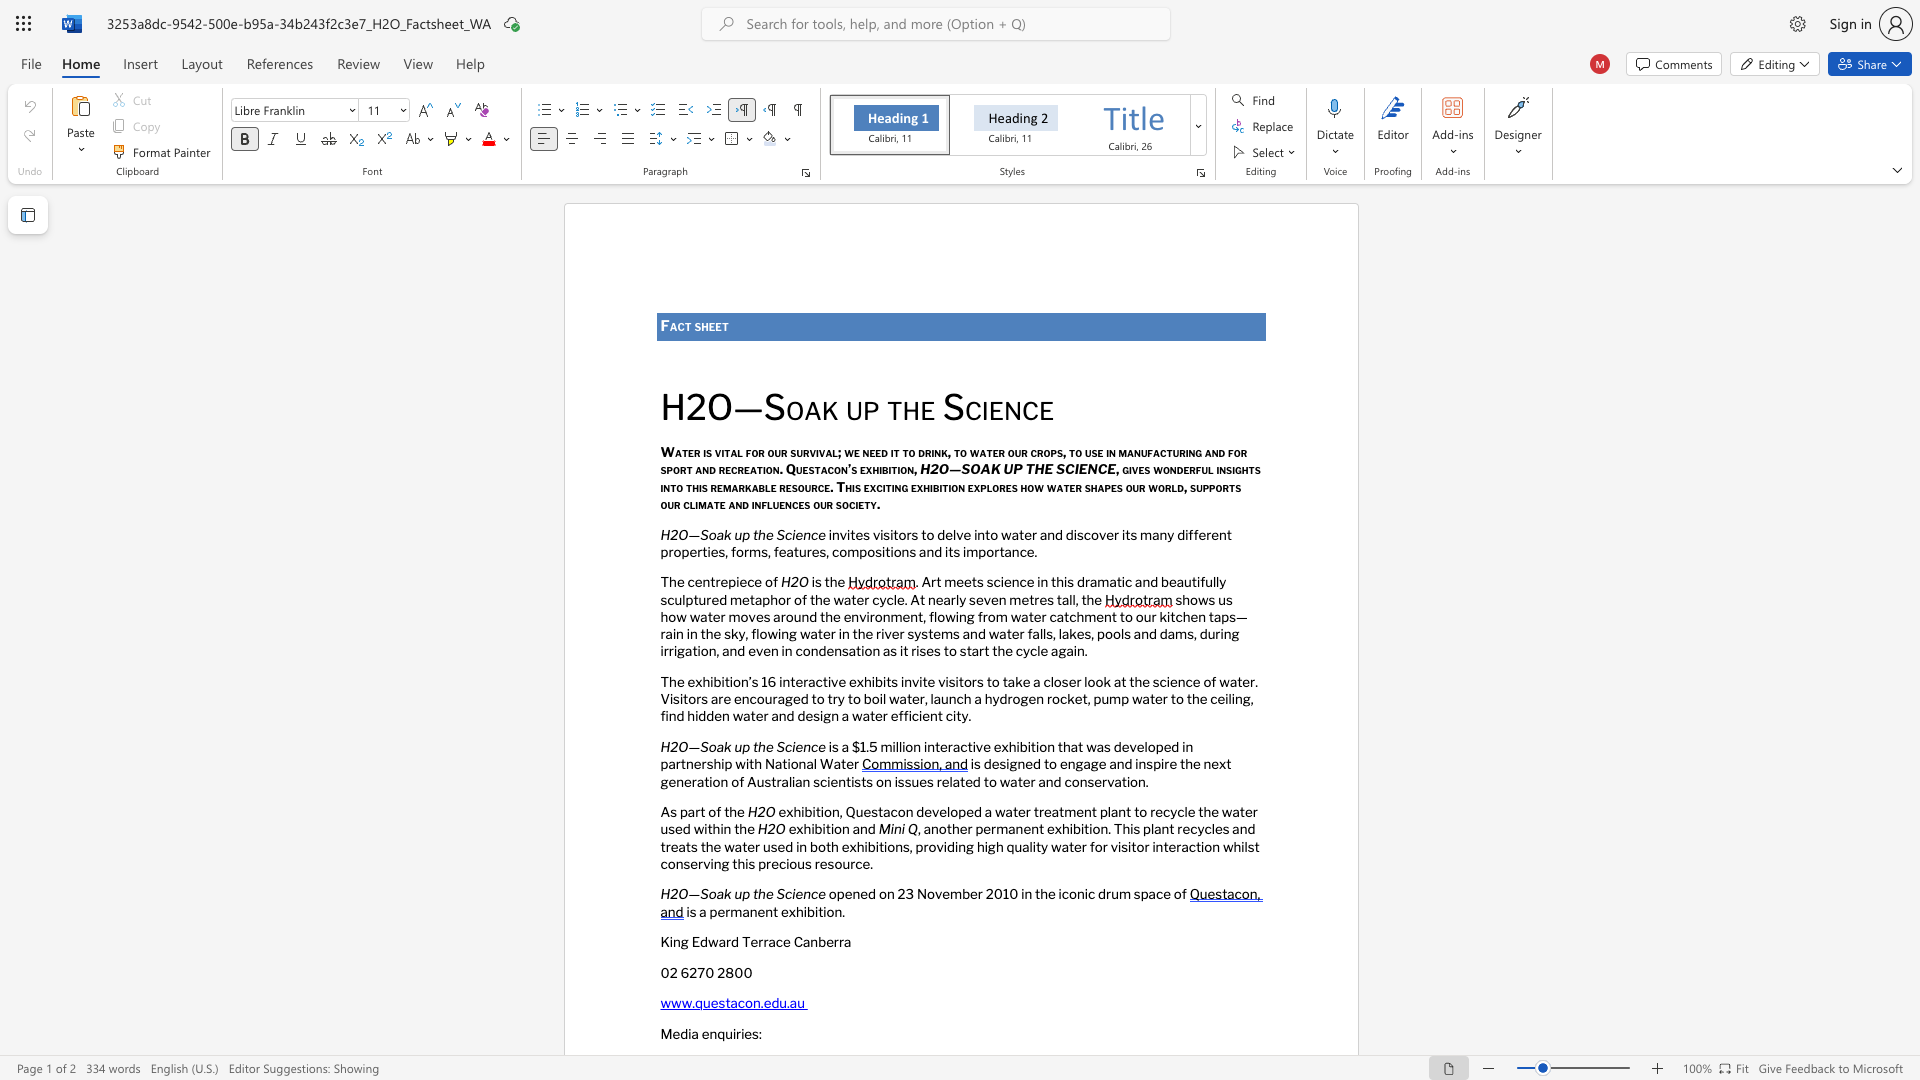  What do you see at coordinates (669, 325) in the screenshot?
I see `the space between the continuous character "F" and "a" in the text` at bounding box center [669, 325].